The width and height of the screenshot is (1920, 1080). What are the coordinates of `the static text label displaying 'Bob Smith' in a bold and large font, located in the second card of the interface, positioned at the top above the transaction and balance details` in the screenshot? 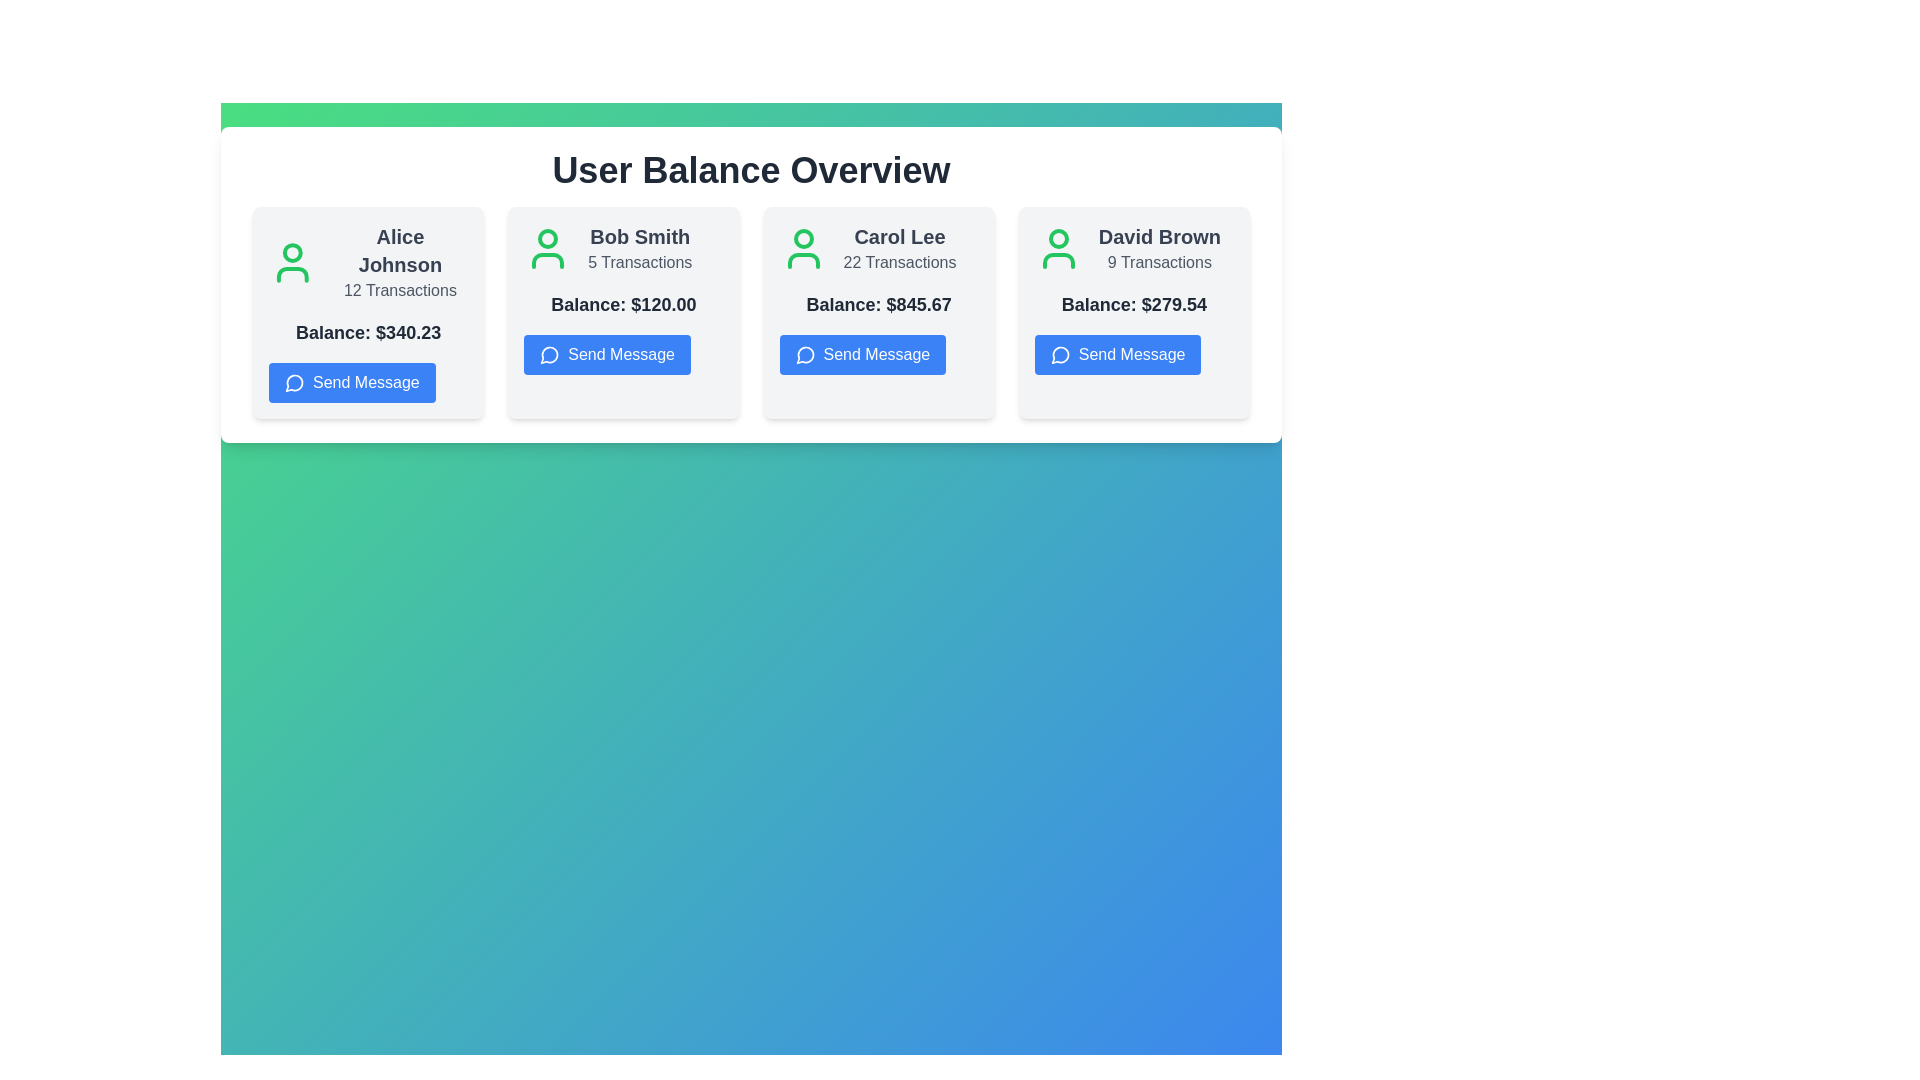 It's located at (640, 235).